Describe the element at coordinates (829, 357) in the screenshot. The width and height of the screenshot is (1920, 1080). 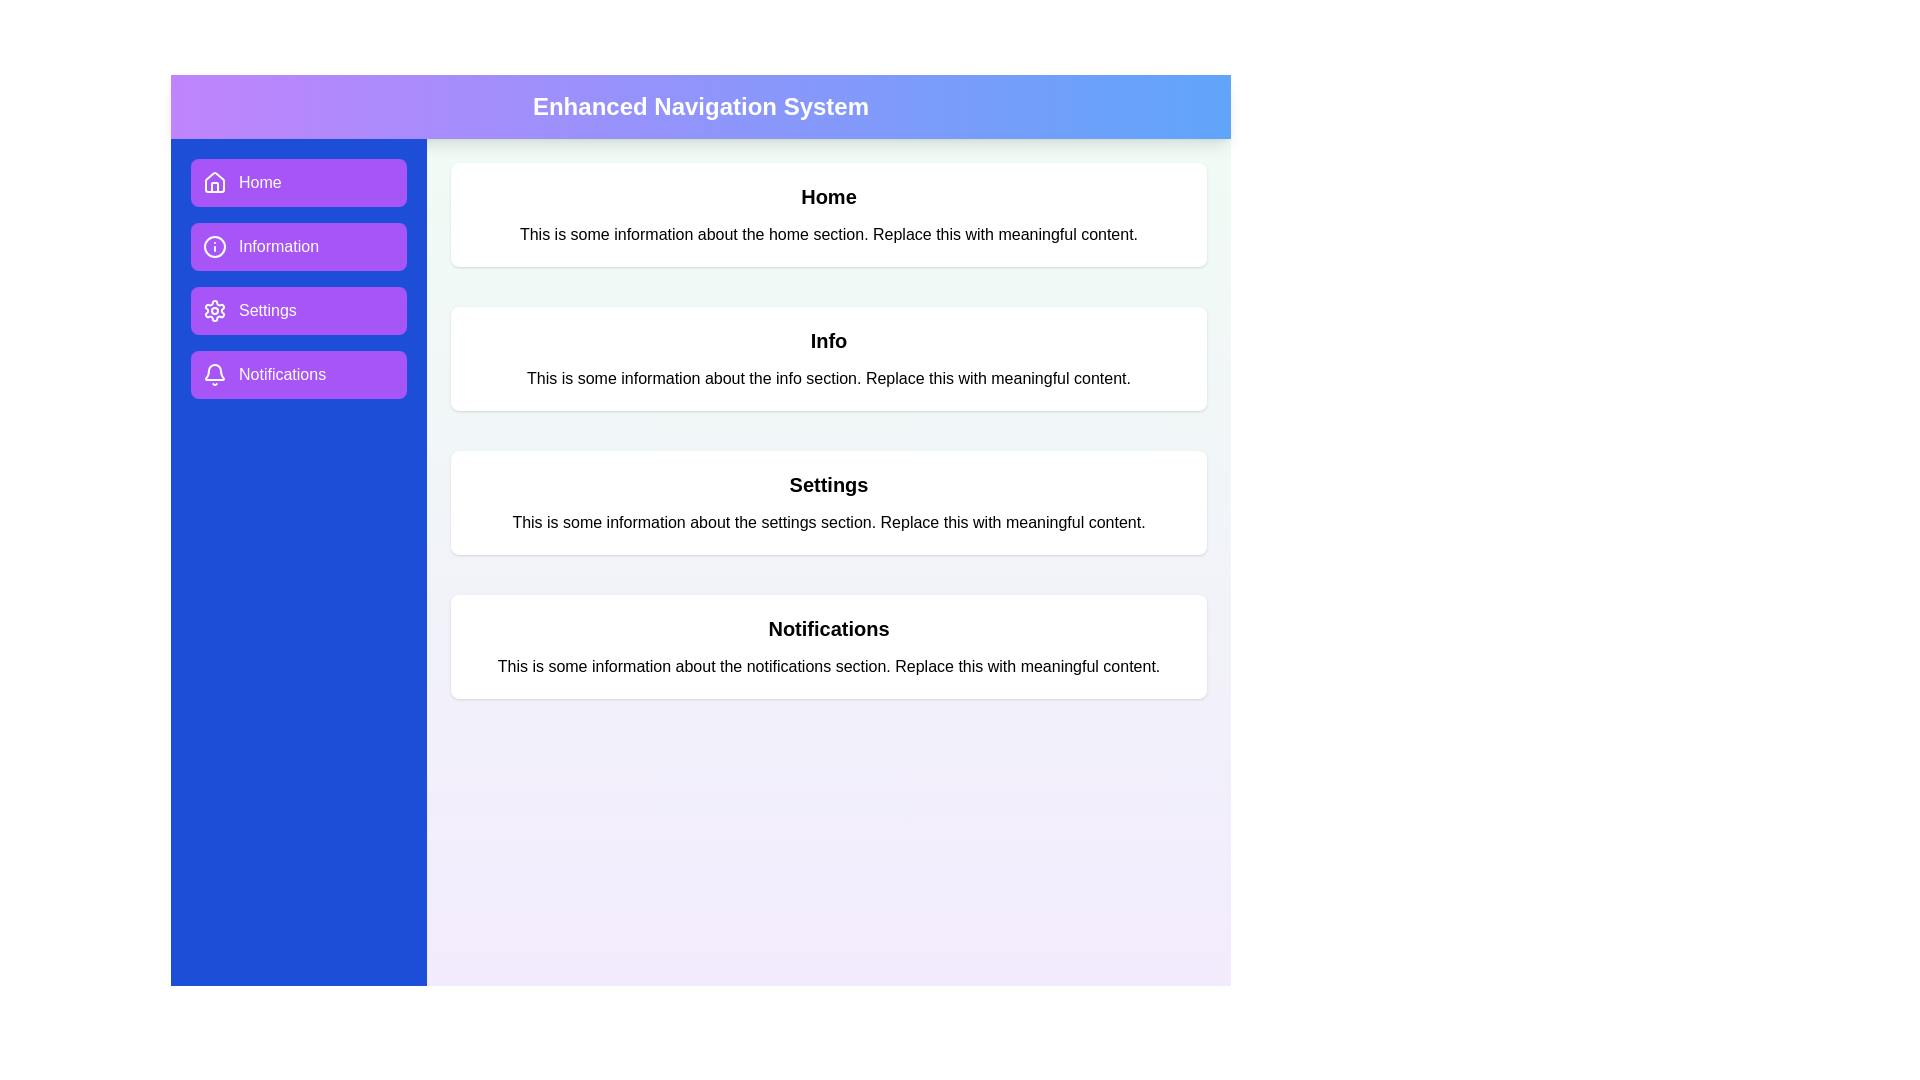
I see `the Static content card, which is the second card in a vertical list layout, positioned below the 'Home' card and above the 'Settings' card` at that location.